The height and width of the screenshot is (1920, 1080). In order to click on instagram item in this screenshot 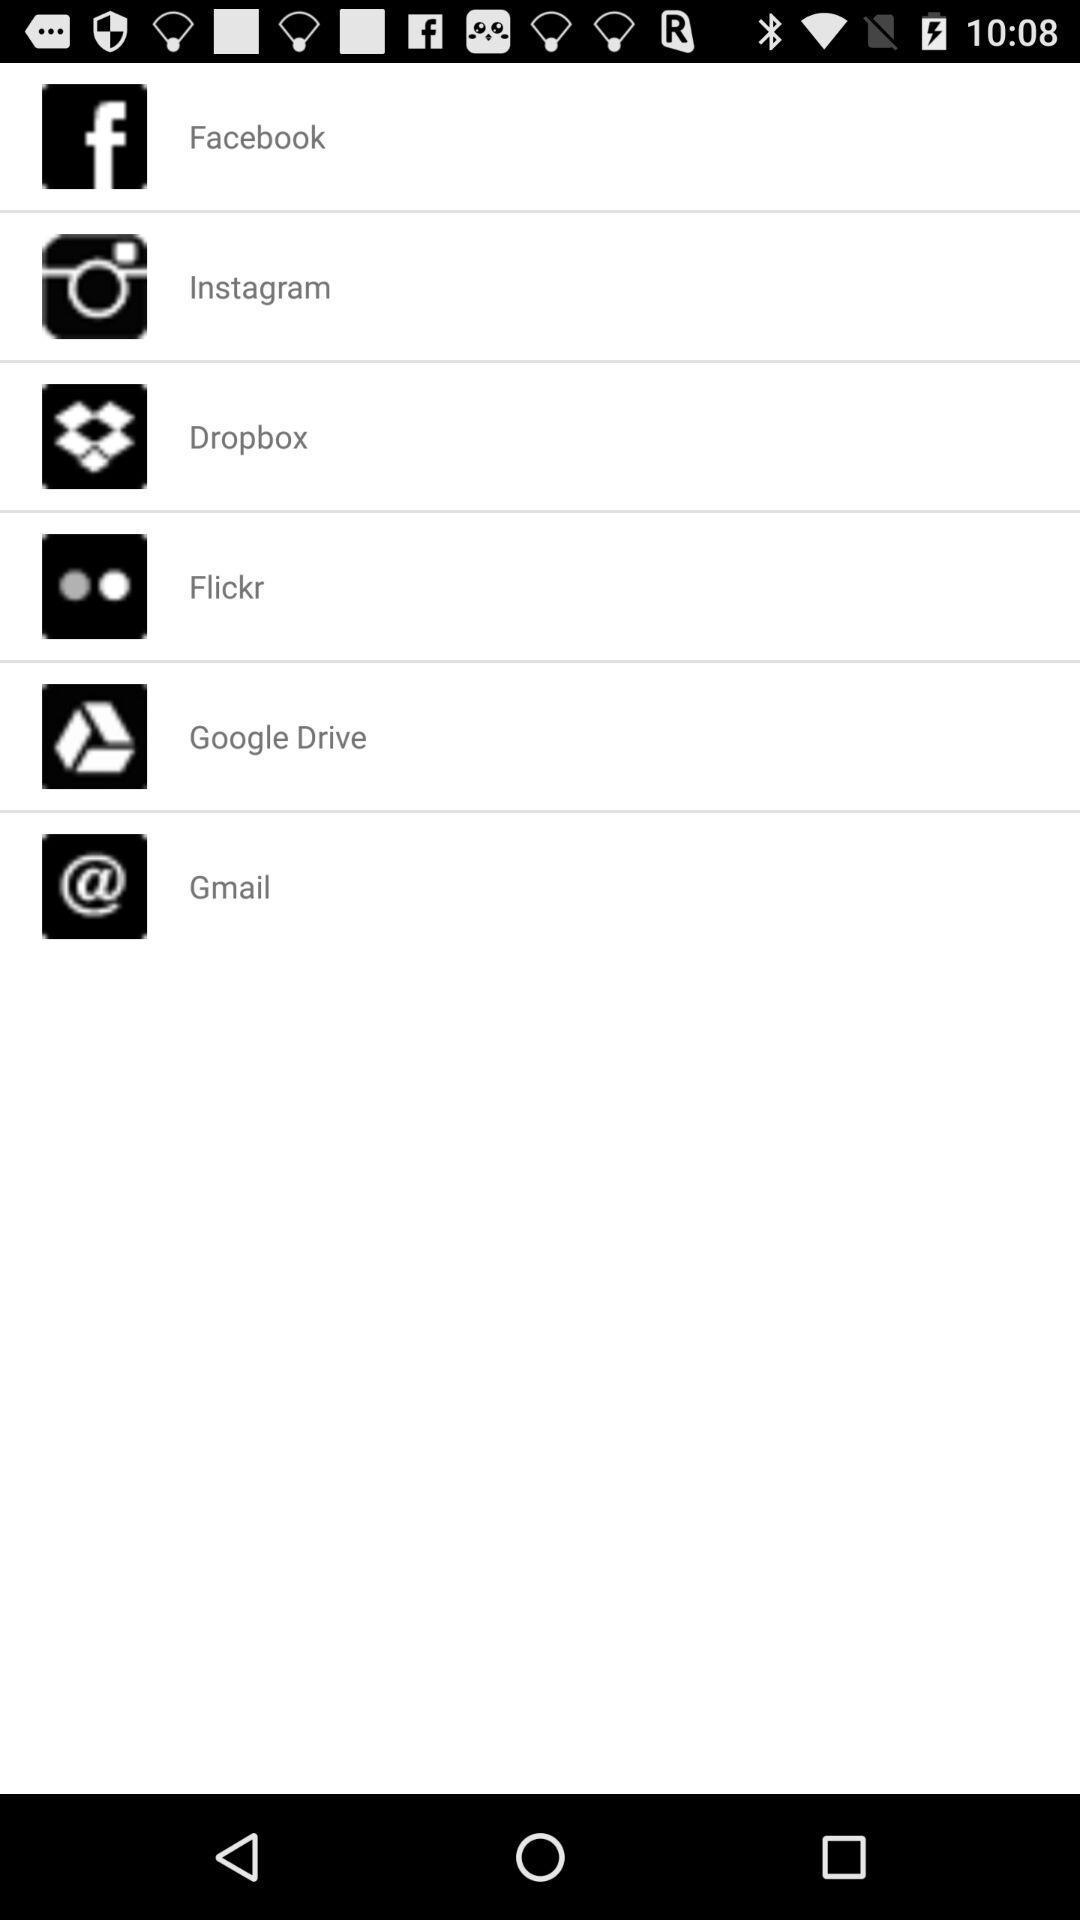, I will do `click(259, 285)`.